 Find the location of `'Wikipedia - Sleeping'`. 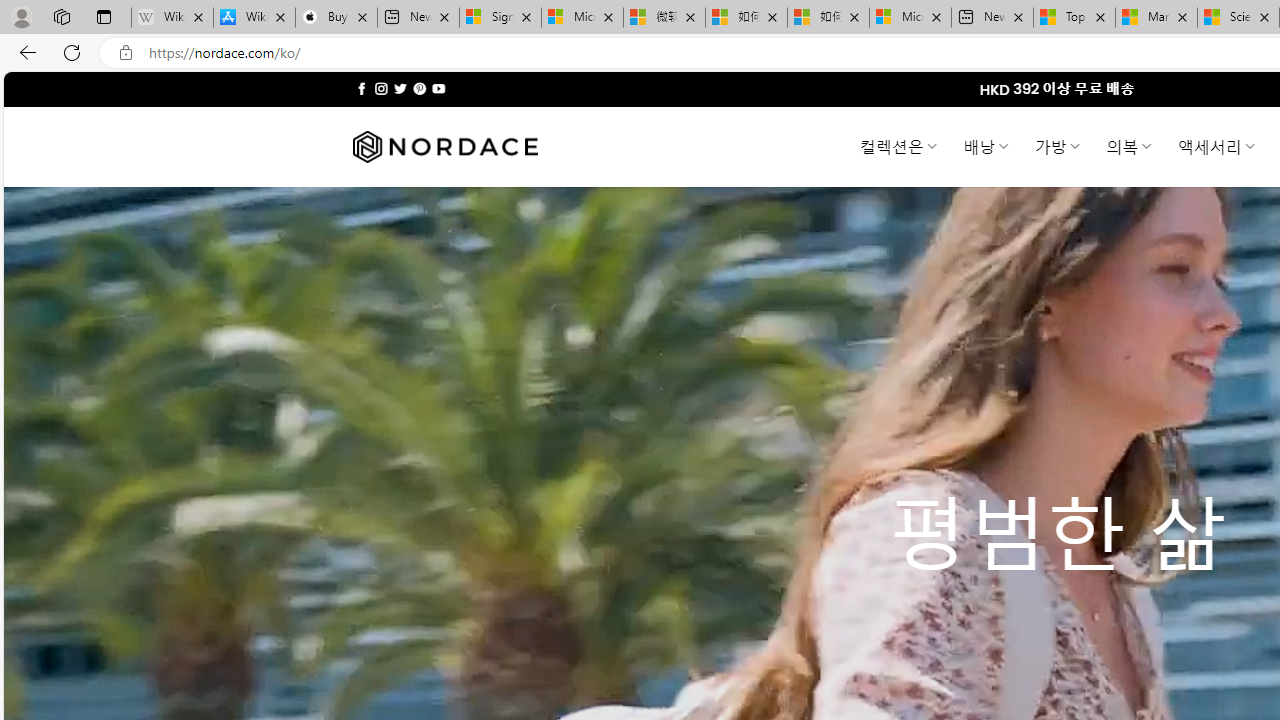

'Wikipedia - Sleeping' is located at coordinates (172, 17).